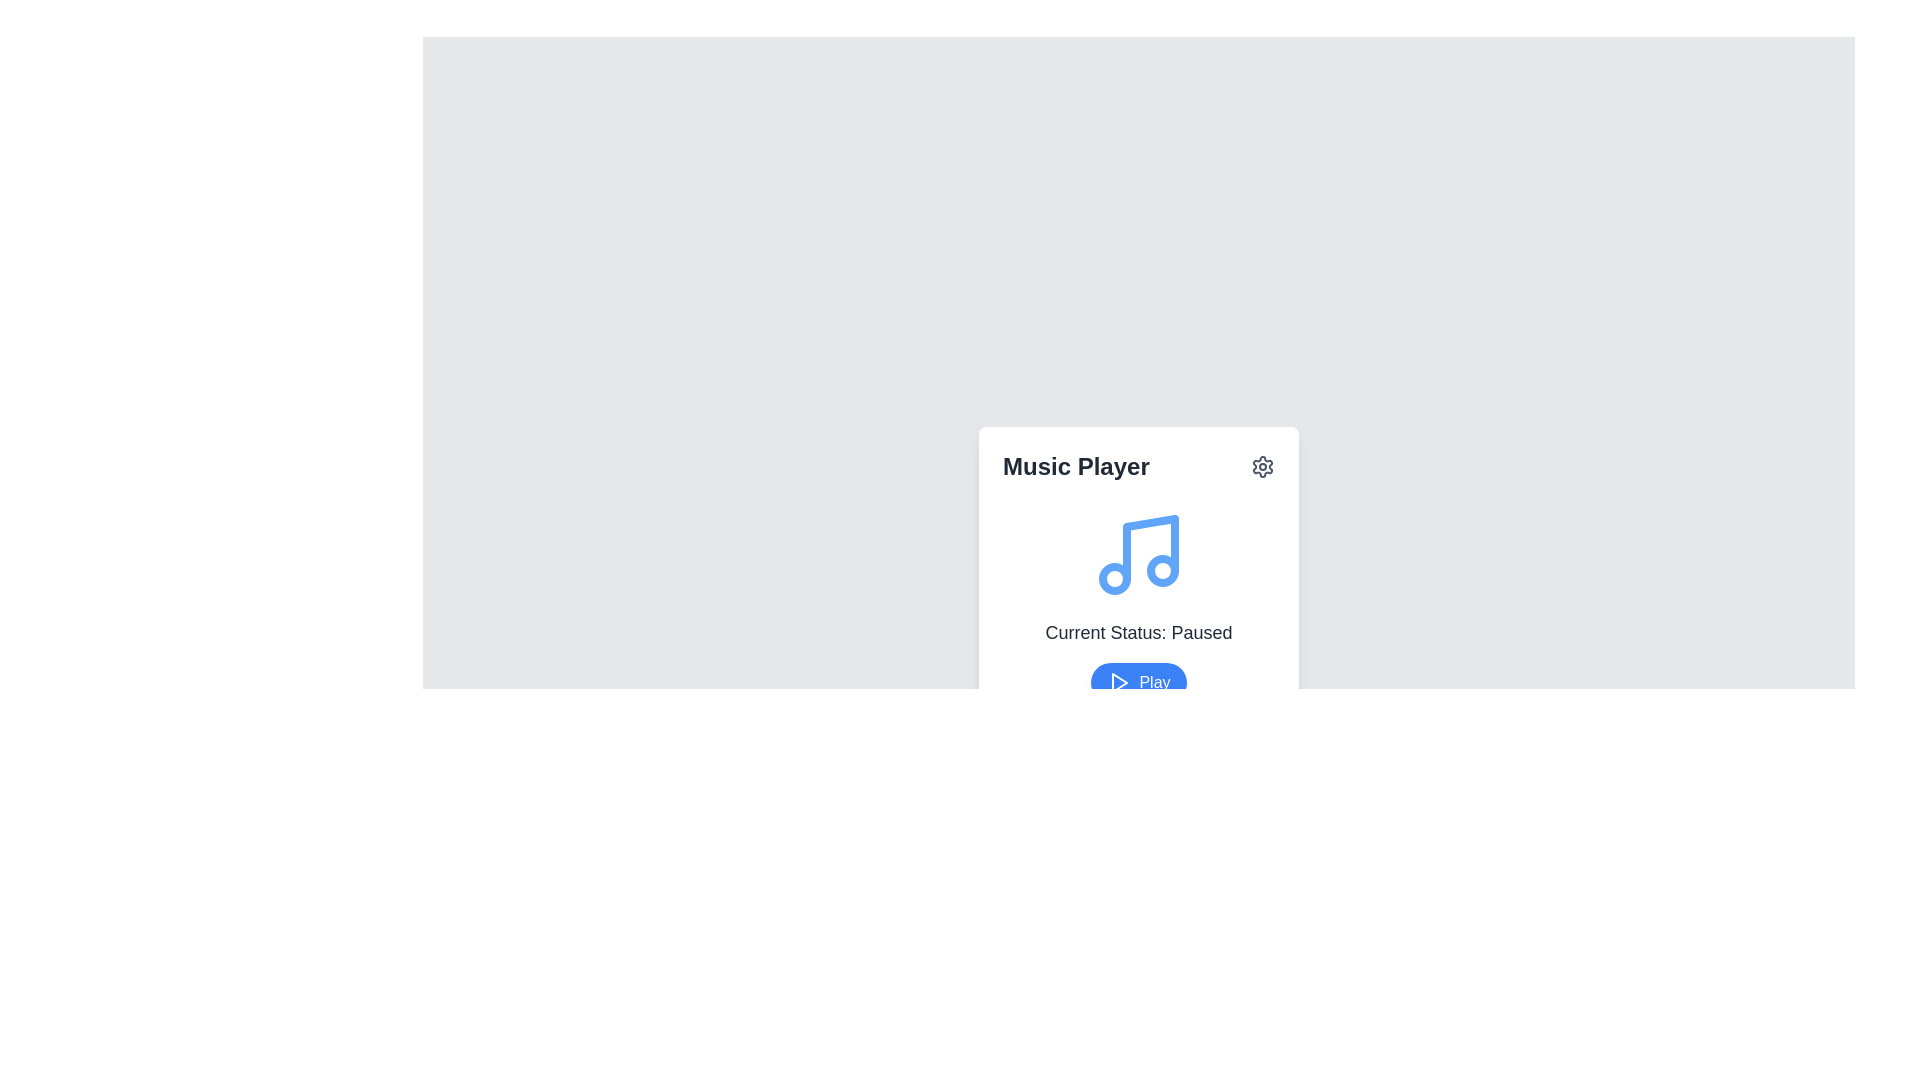  I want to click on the cogwheel icon button located in the top-right corner of the 'Music Player' card, so click(1261, 466).